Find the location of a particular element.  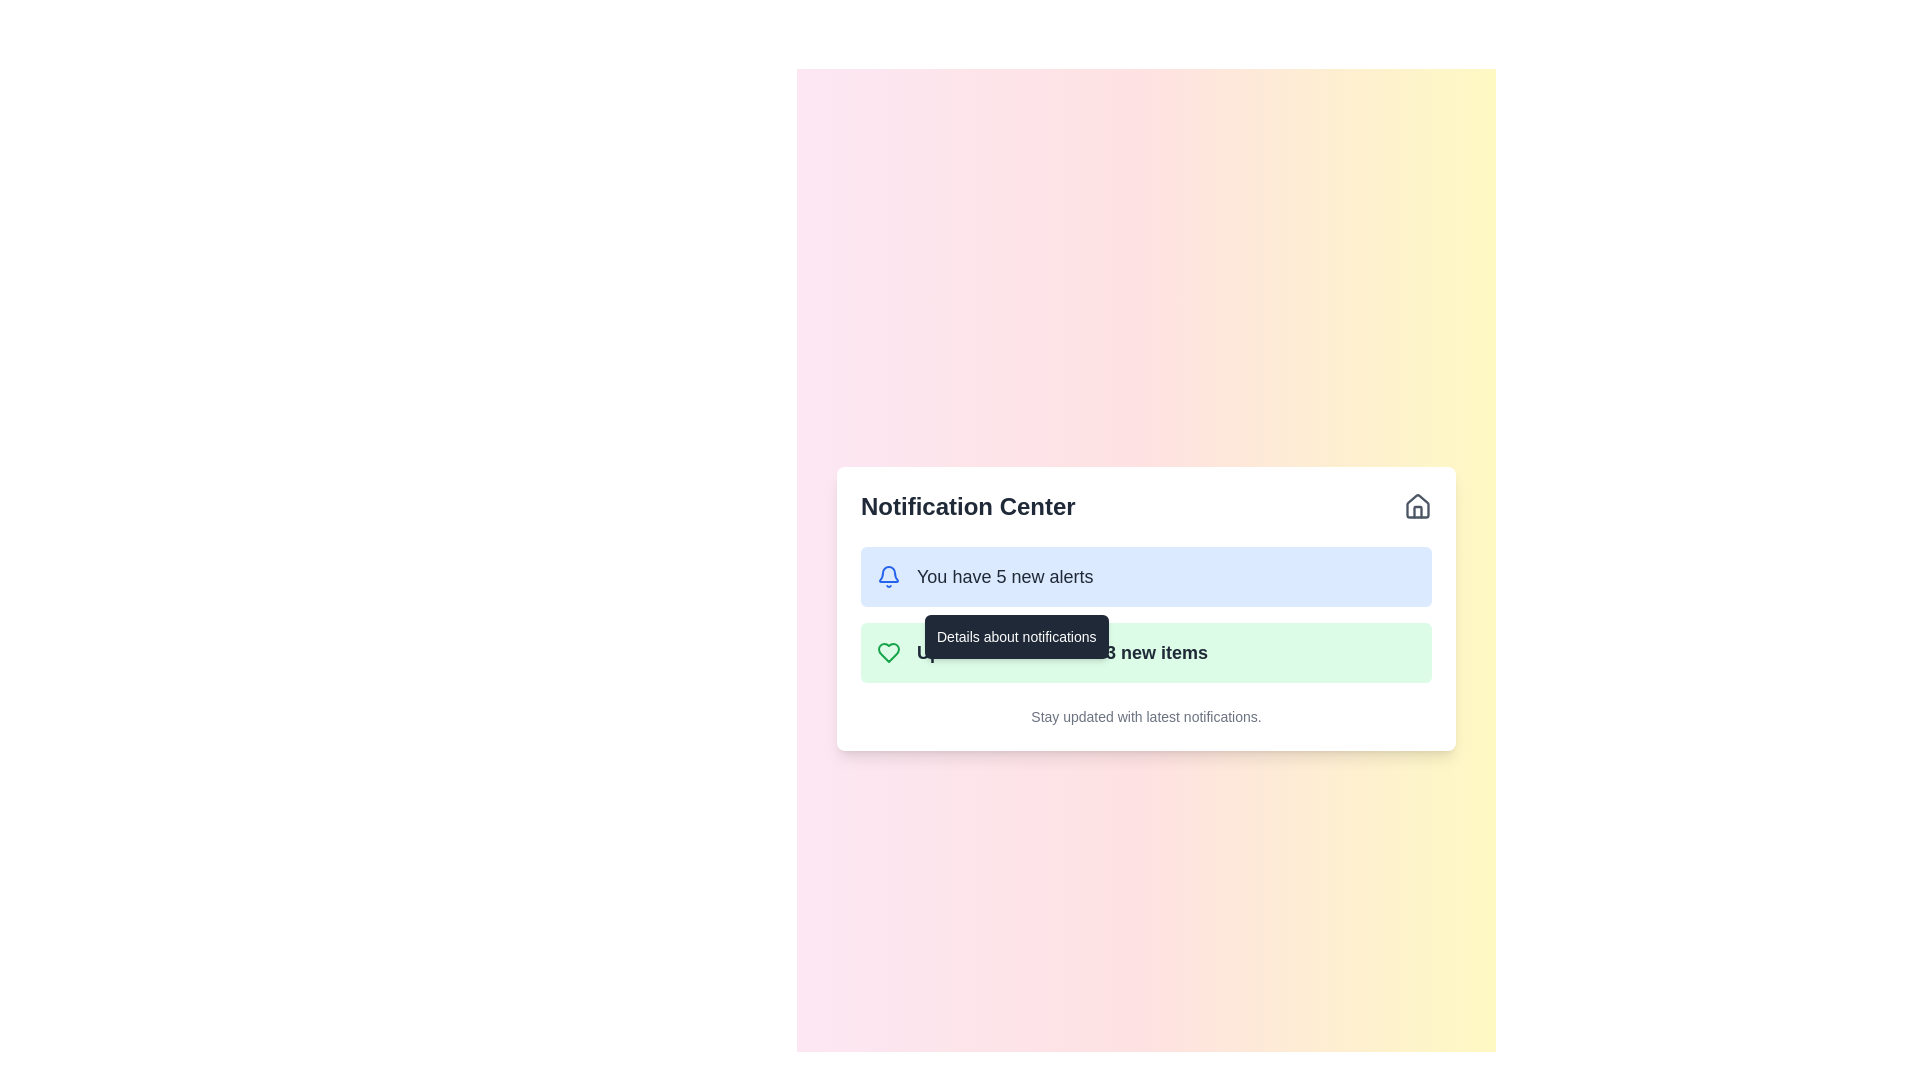

the Notification card that displays a message about an updated wishlist, located in the notification center below the blue 'You have 5 new alerts' card is located at coordinates (1146, 652).